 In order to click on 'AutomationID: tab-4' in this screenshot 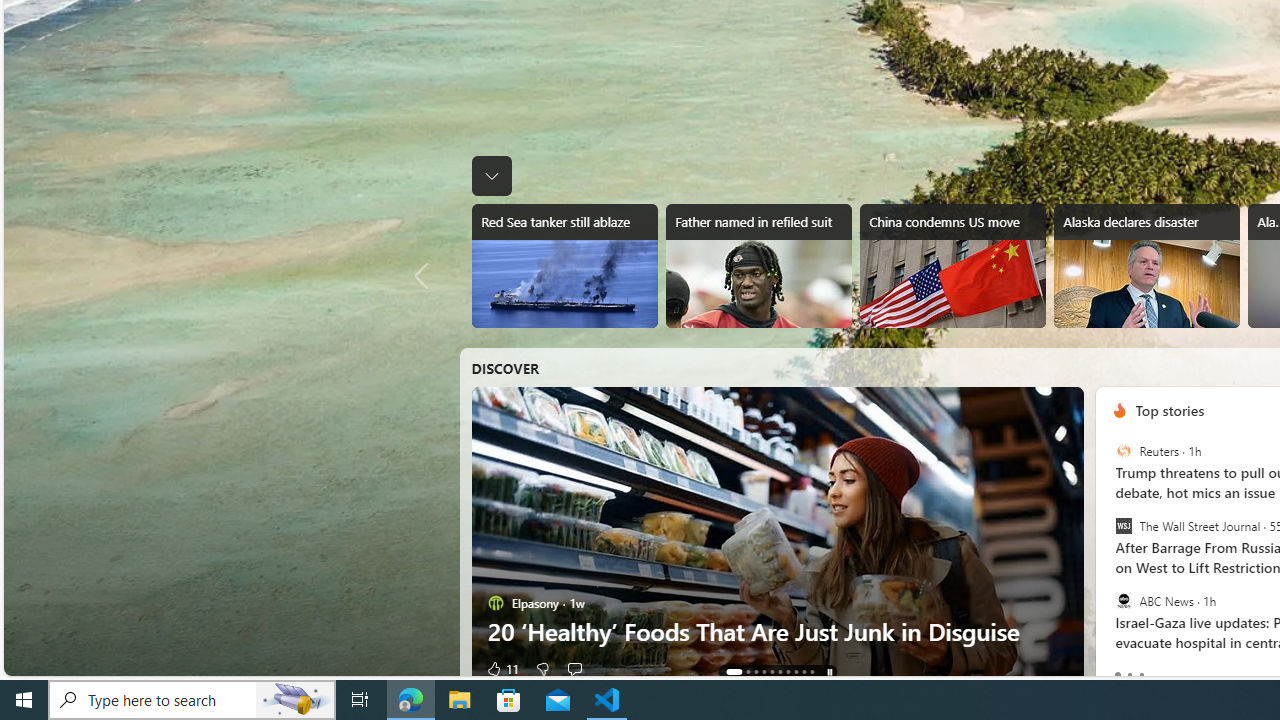, I will do `click(770, 672)`.